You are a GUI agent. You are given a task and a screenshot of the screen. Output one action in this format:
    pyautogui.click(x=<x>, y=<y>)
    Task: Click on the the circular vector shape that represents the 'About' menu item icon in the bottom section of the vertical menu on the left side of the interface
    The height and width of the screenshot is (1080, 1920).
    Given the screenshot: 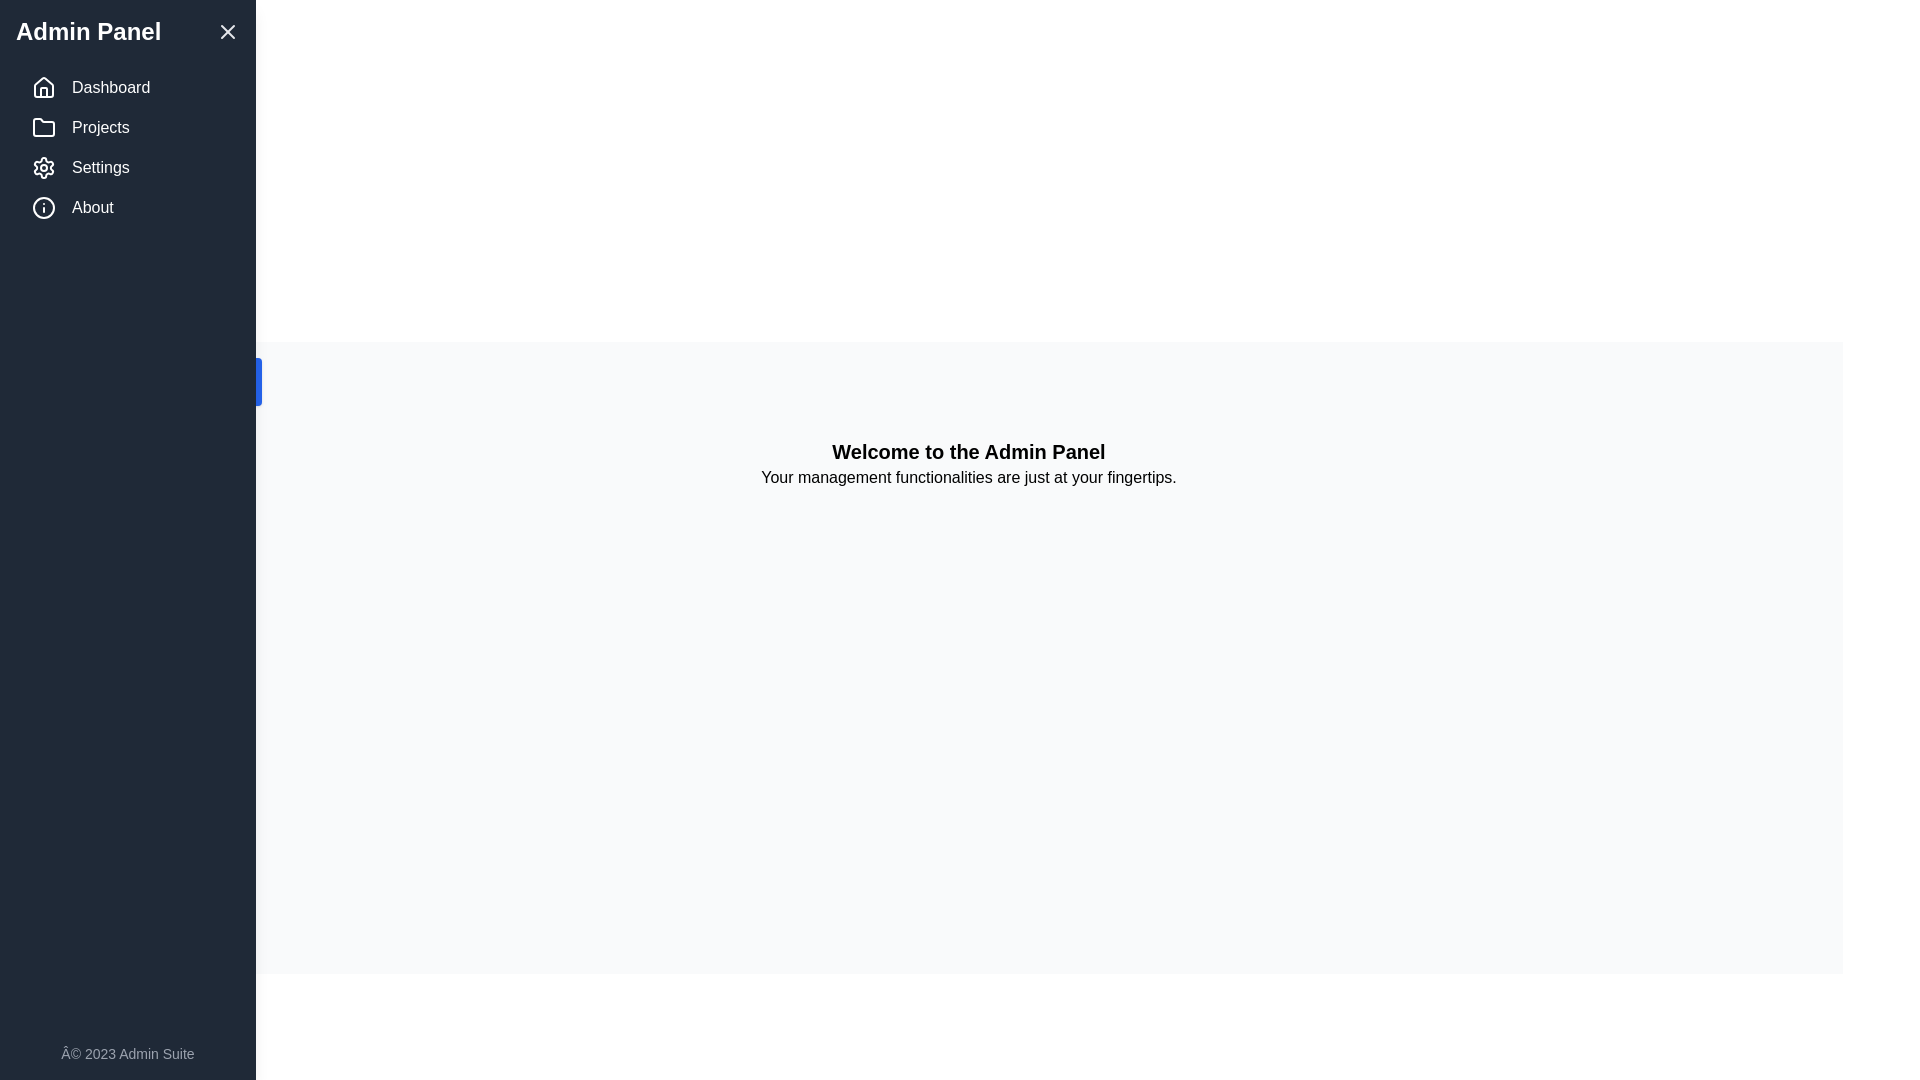 What is the action you would take?
    pyautogui.click(x=43, y=208)
    